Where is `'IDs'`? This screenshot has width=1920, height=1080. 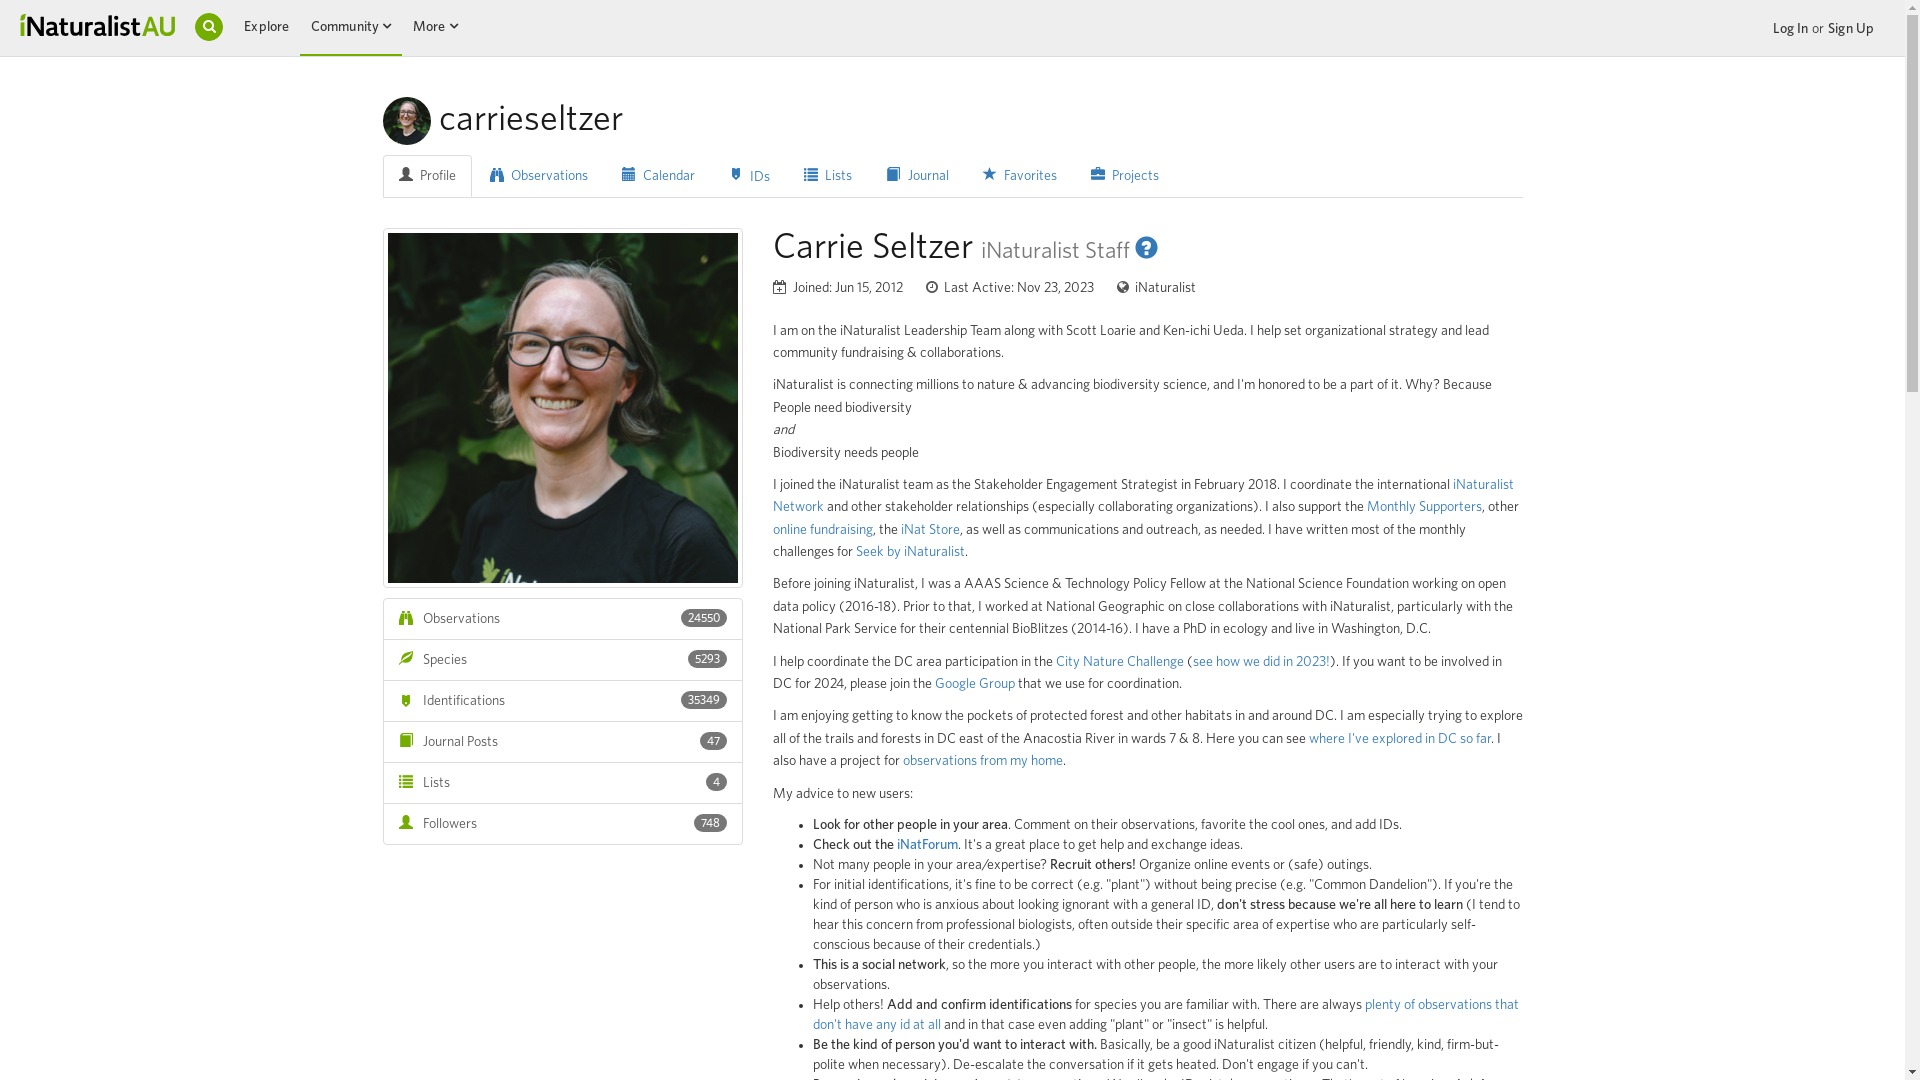 'IDs' is located at coordinates (713, 175).